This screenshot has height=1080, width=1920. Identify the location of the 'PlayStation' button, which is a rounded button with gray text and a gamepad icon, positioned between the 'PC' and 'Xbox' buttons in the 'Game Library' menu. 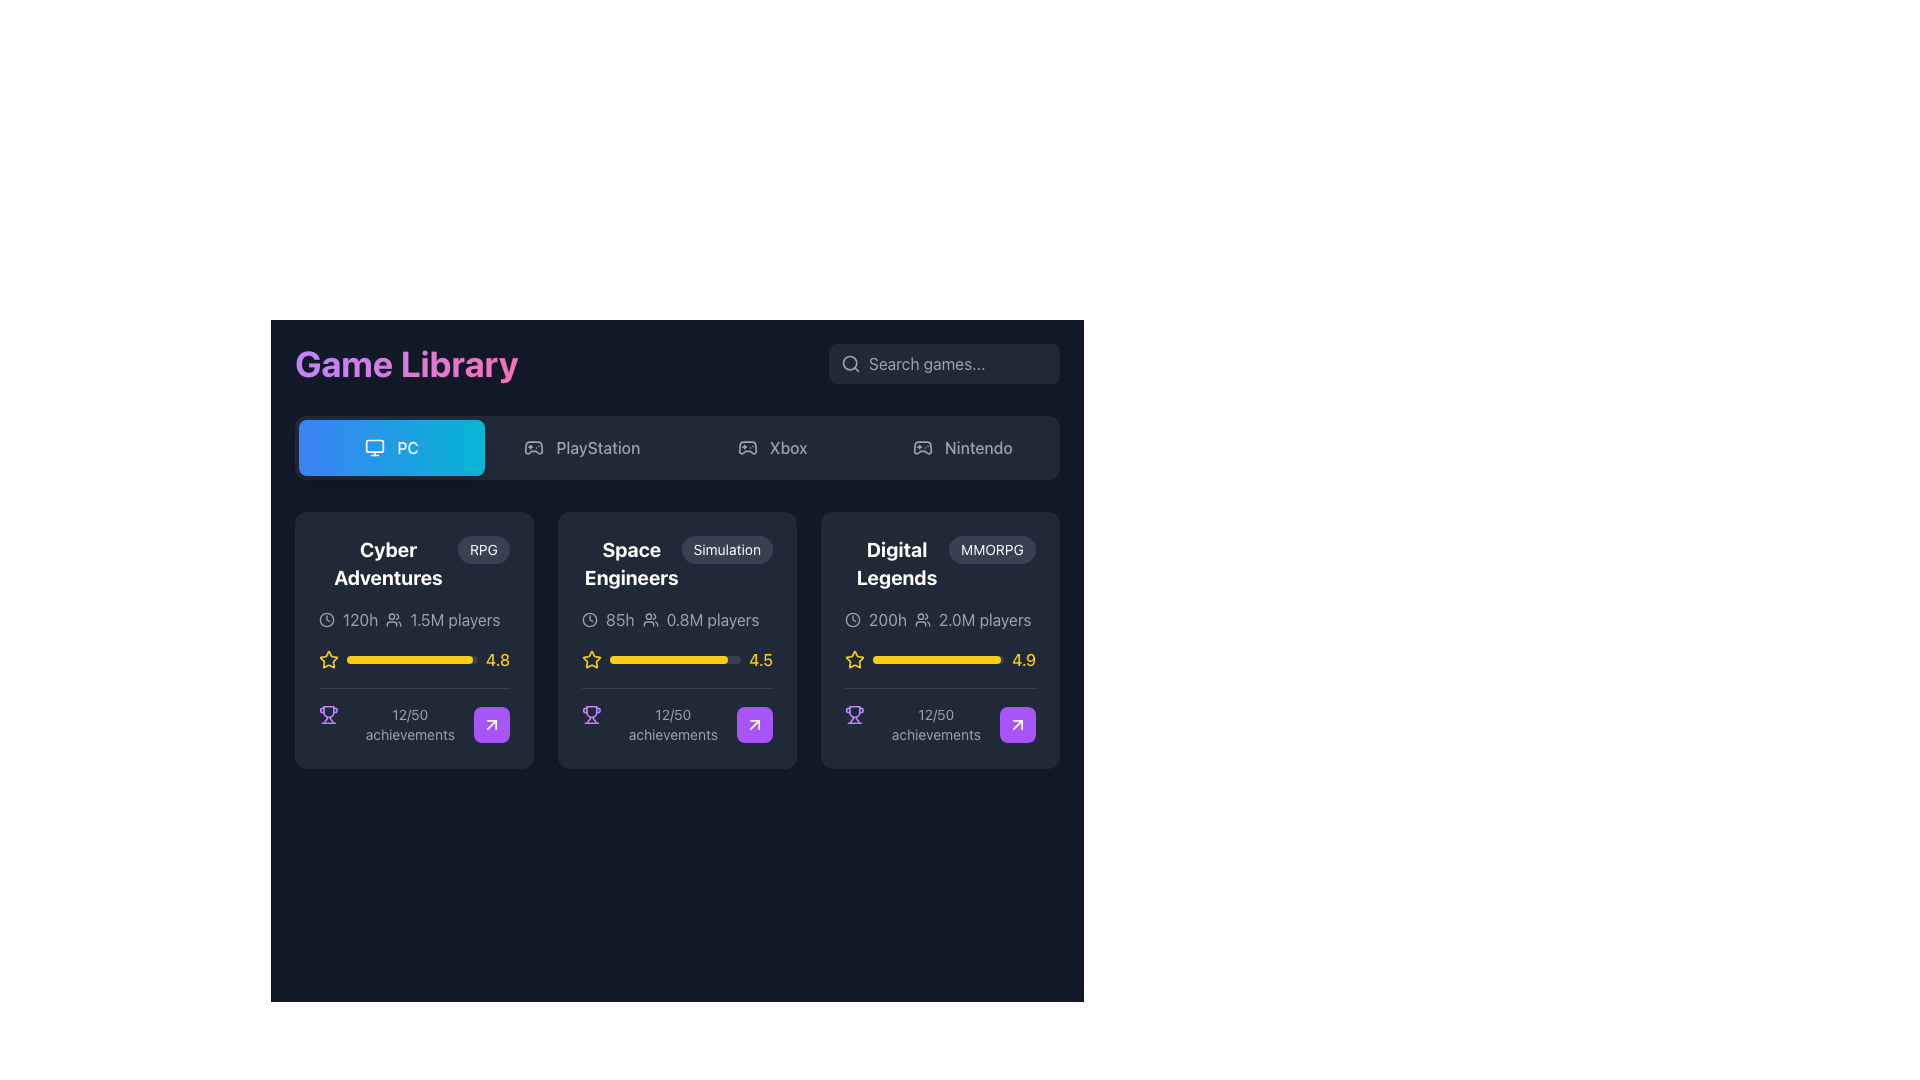
(581, 446).